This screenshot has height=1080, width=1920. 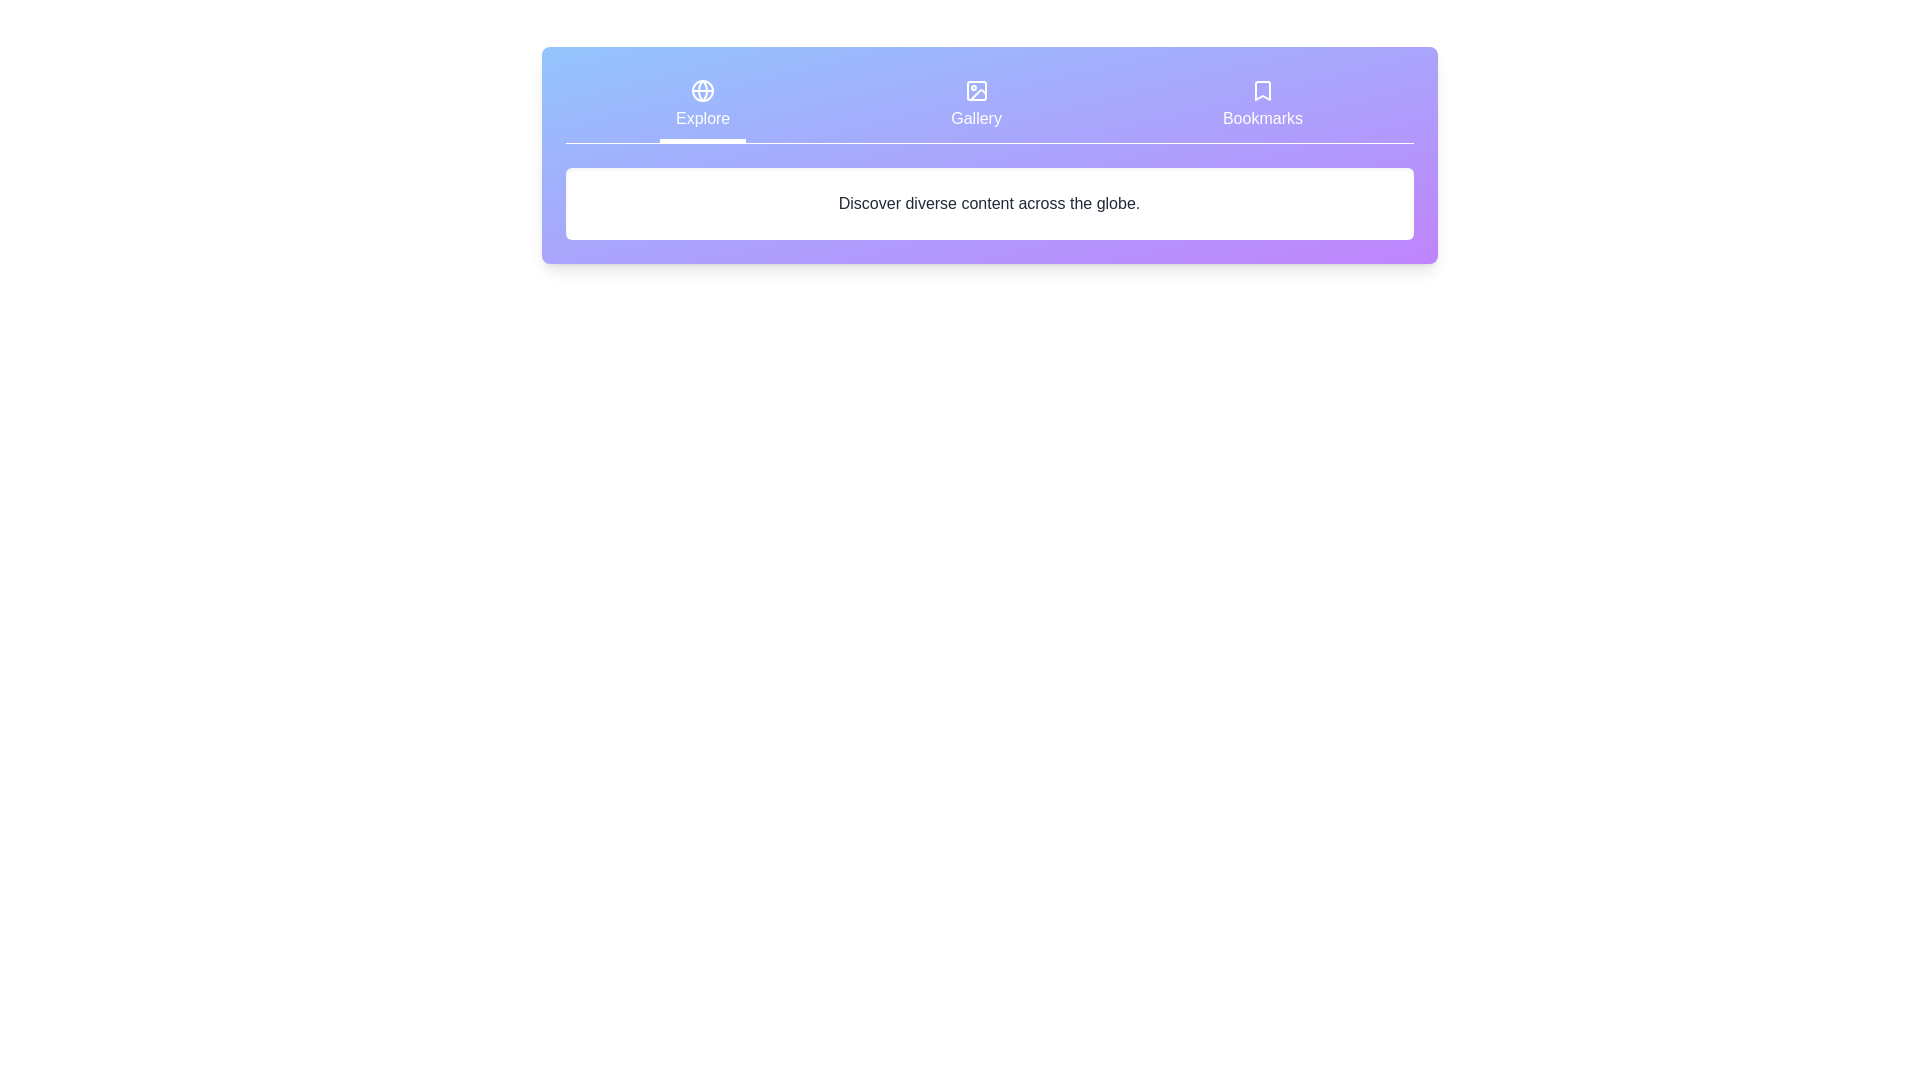 I want to click on the Bookmarks tab by clicking on it, so click(x=1261, y=107).